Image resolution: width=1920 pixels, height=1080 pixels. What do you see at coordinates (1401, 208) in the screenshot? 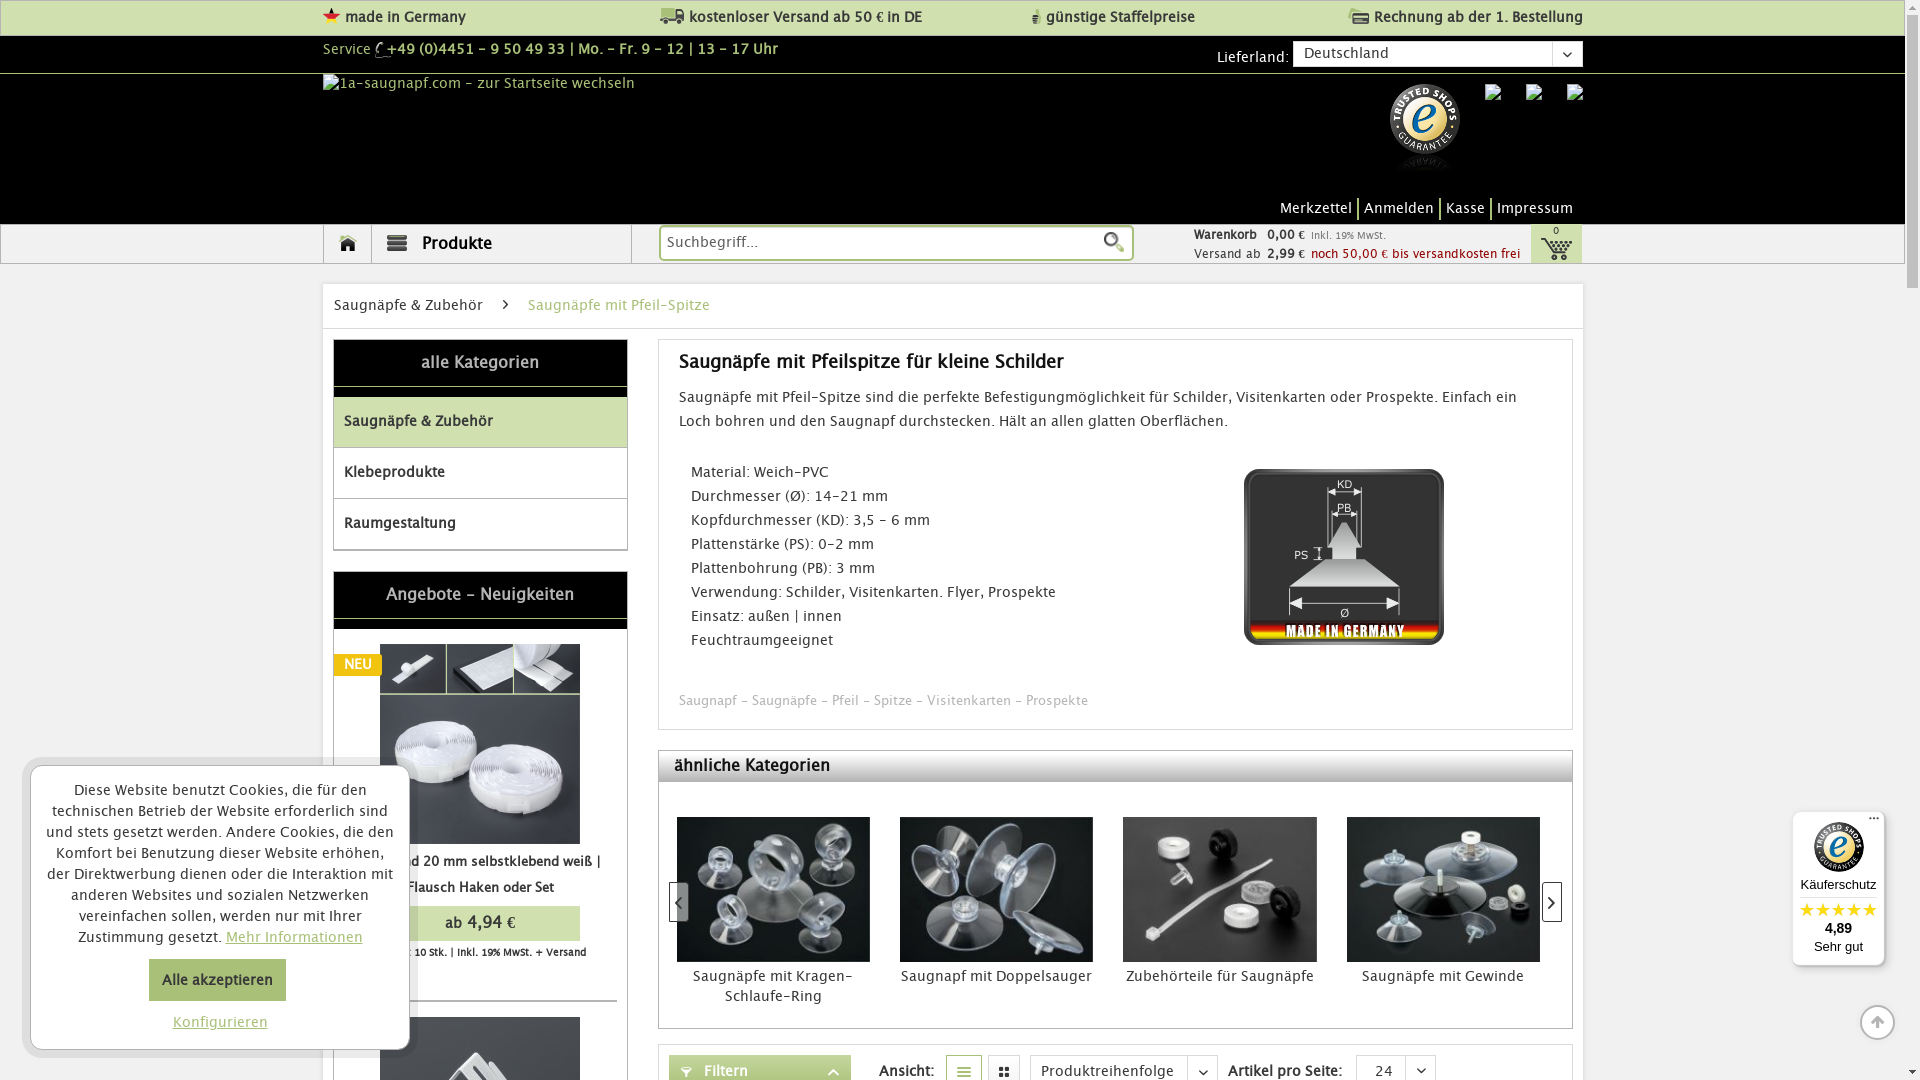
I see `'Anmelden'` at bounding box center [1401, 208].